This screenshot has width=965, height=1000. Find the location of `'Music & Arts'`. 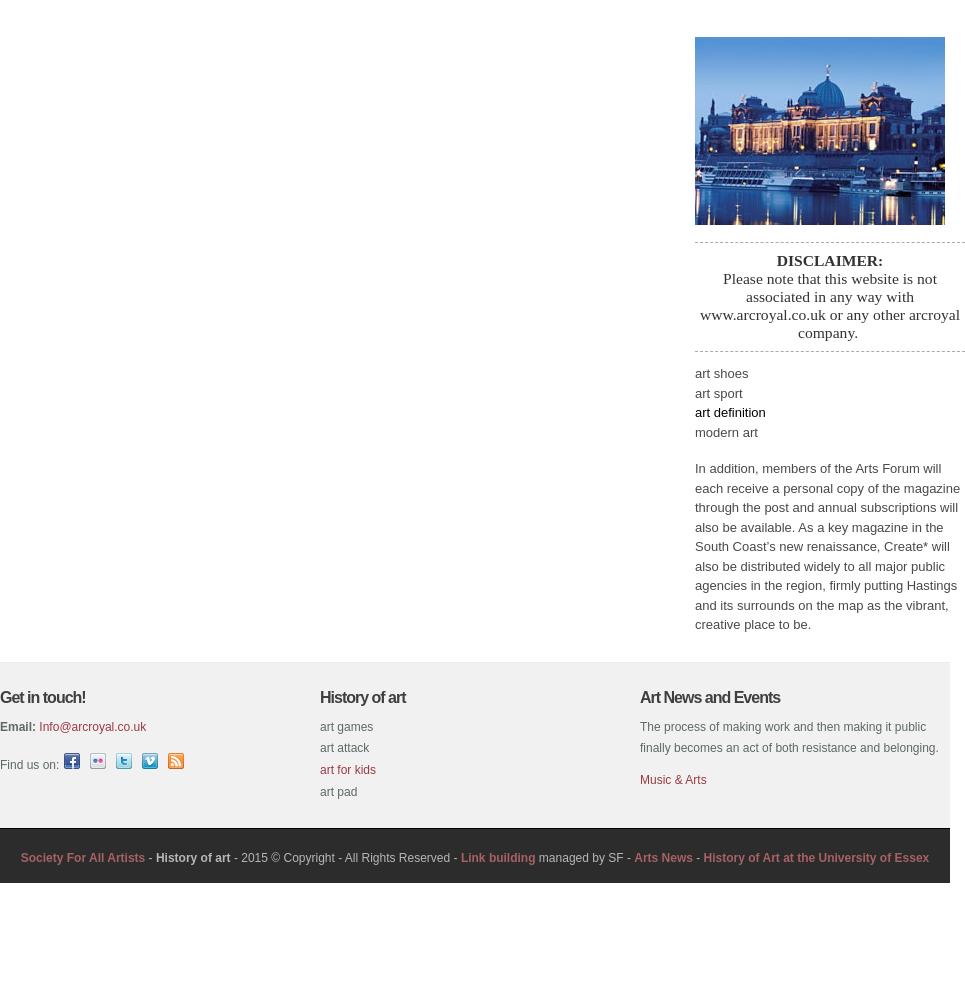

'Music & Arts' is located at coordinates (671, 779).